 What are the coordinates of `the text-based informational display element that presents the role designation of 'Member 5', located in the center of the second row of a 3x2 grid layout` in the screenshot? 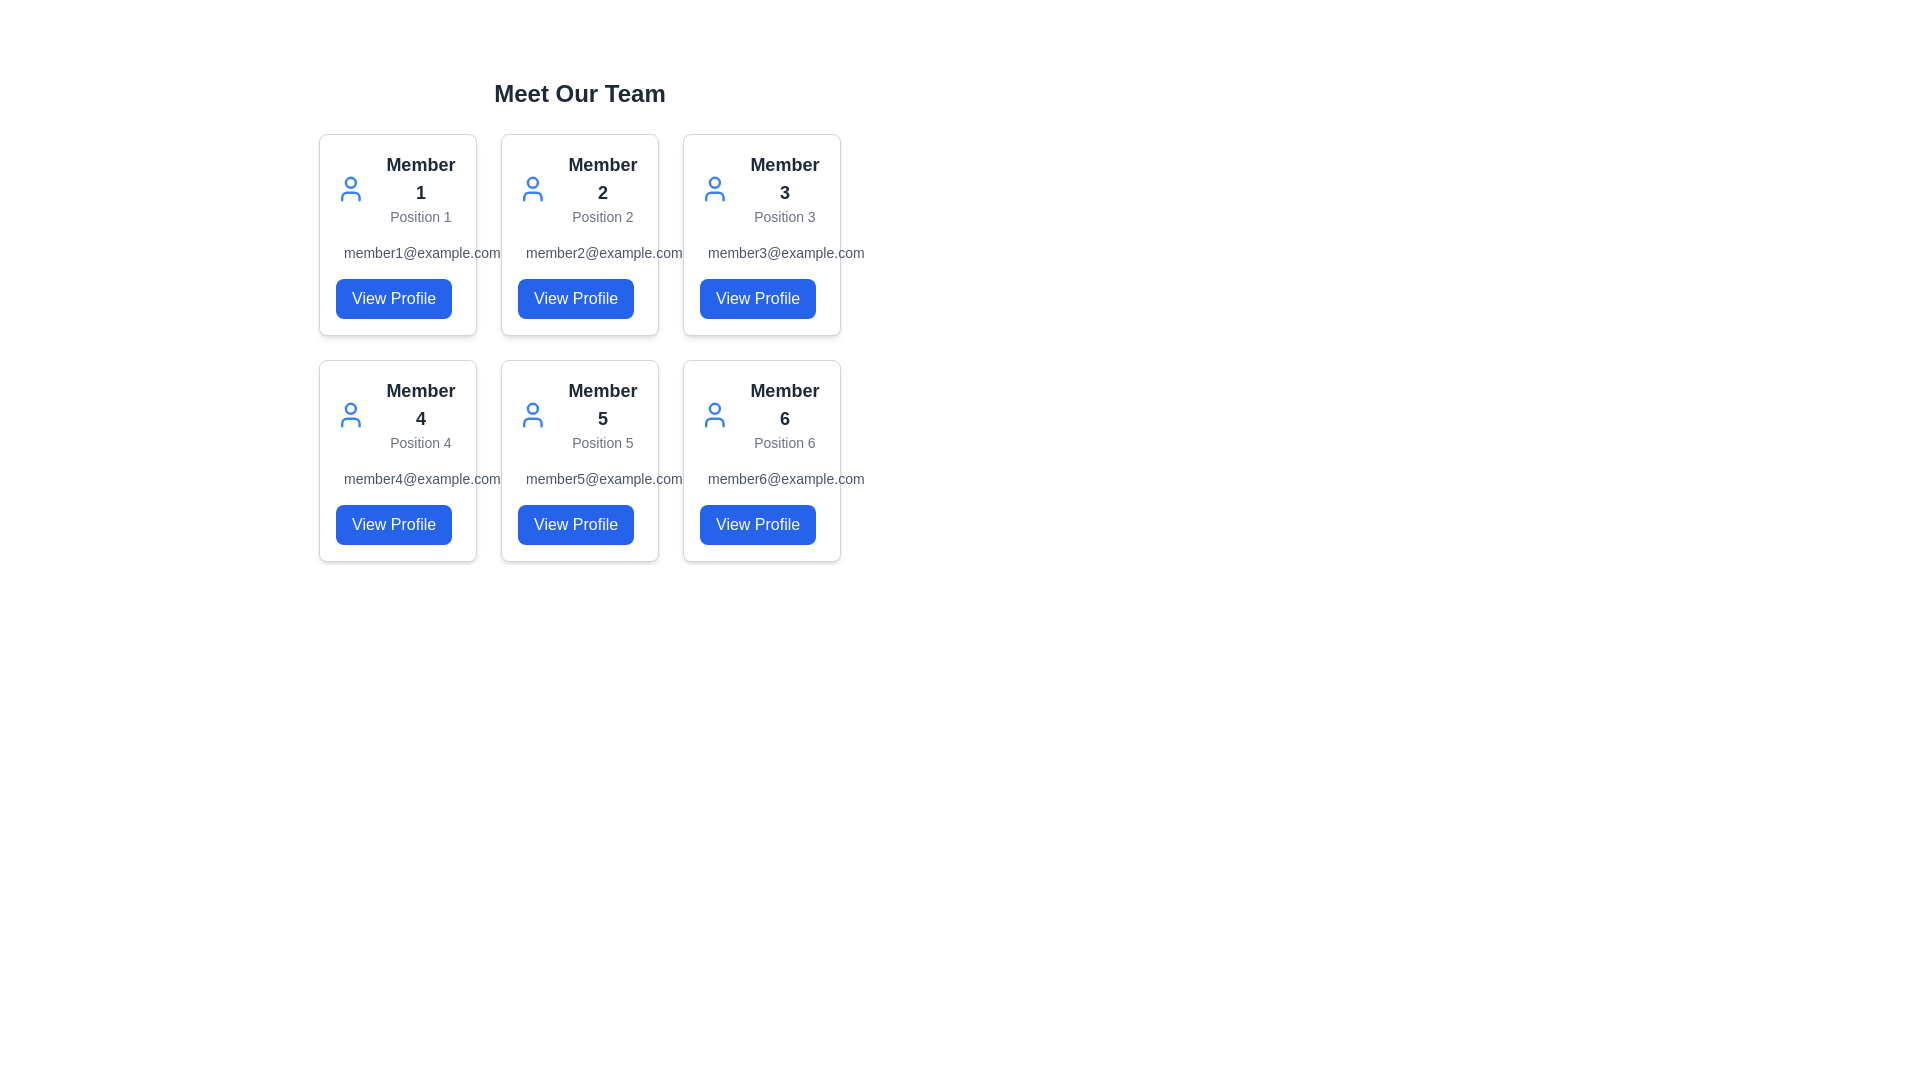 It's located at (601, 414).